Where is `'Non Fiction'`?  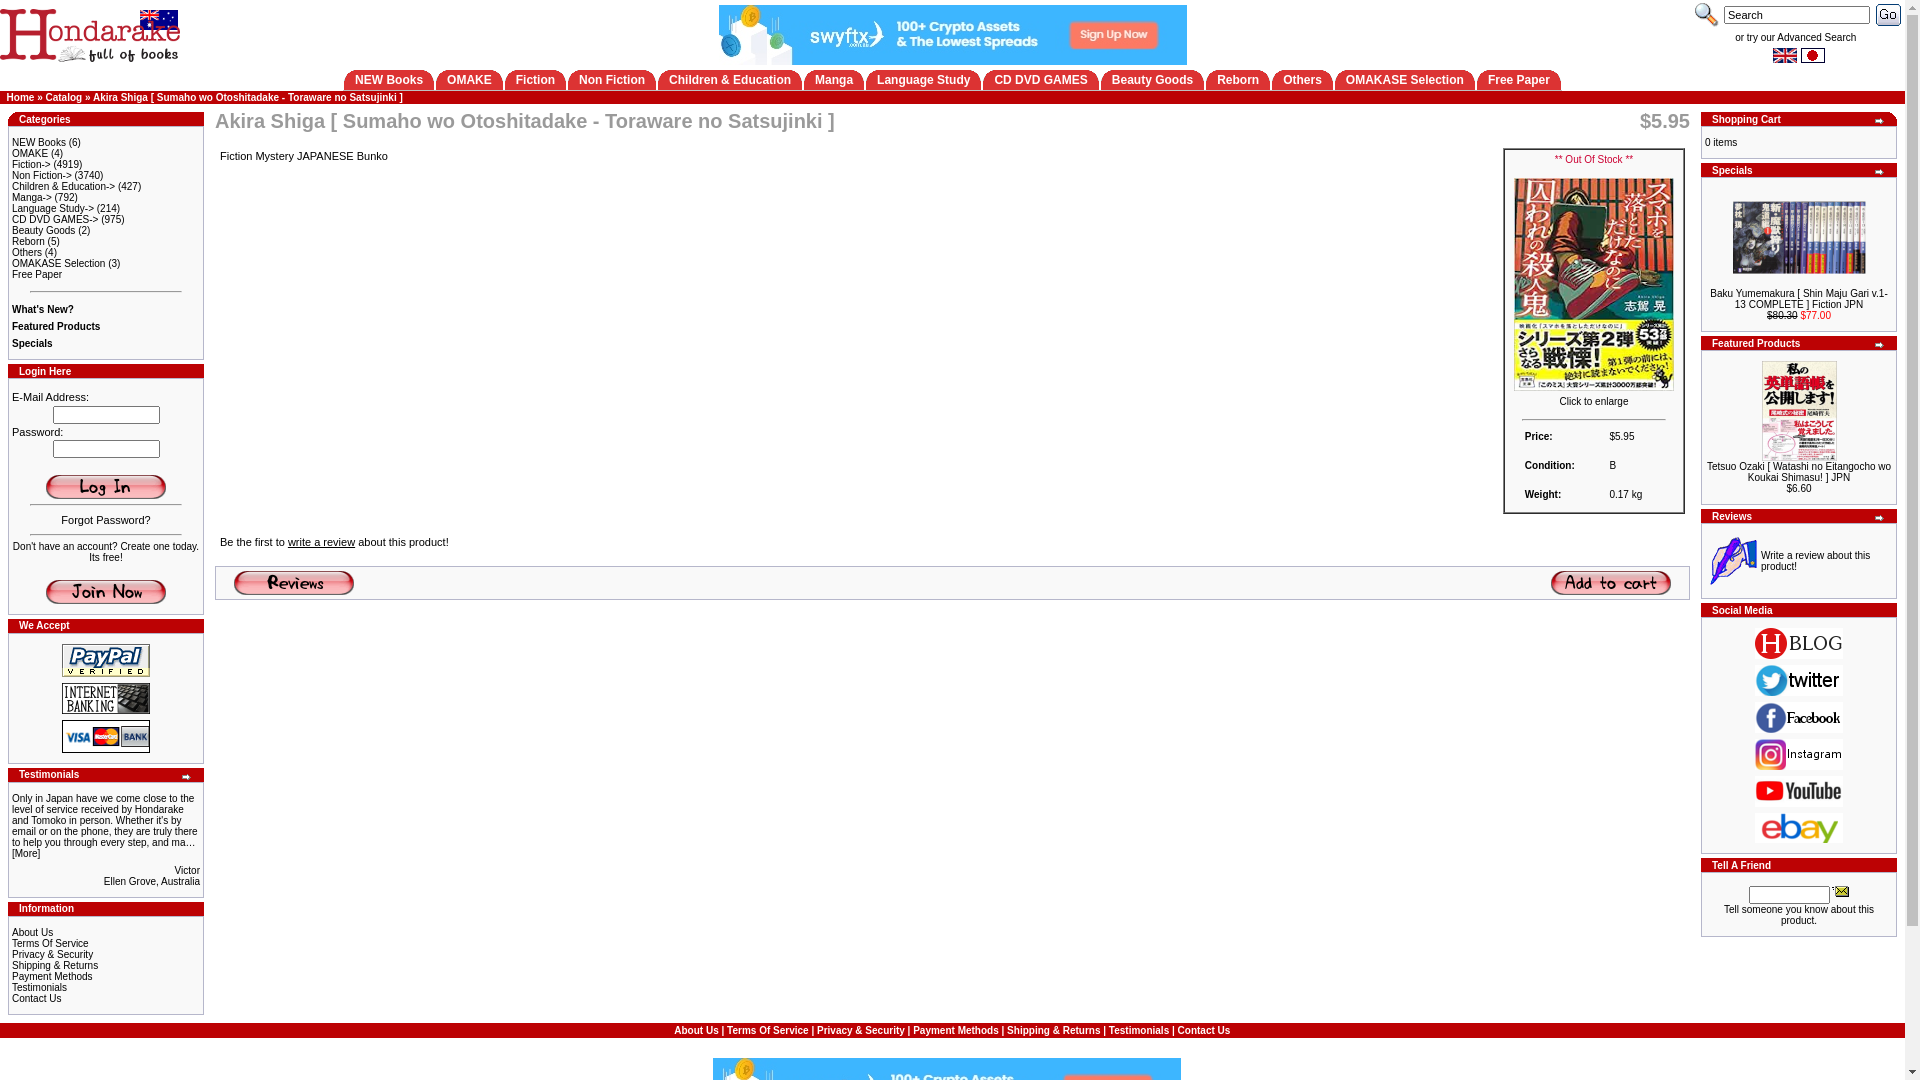
'Non Fiction' is located at coordinates (610, 79).